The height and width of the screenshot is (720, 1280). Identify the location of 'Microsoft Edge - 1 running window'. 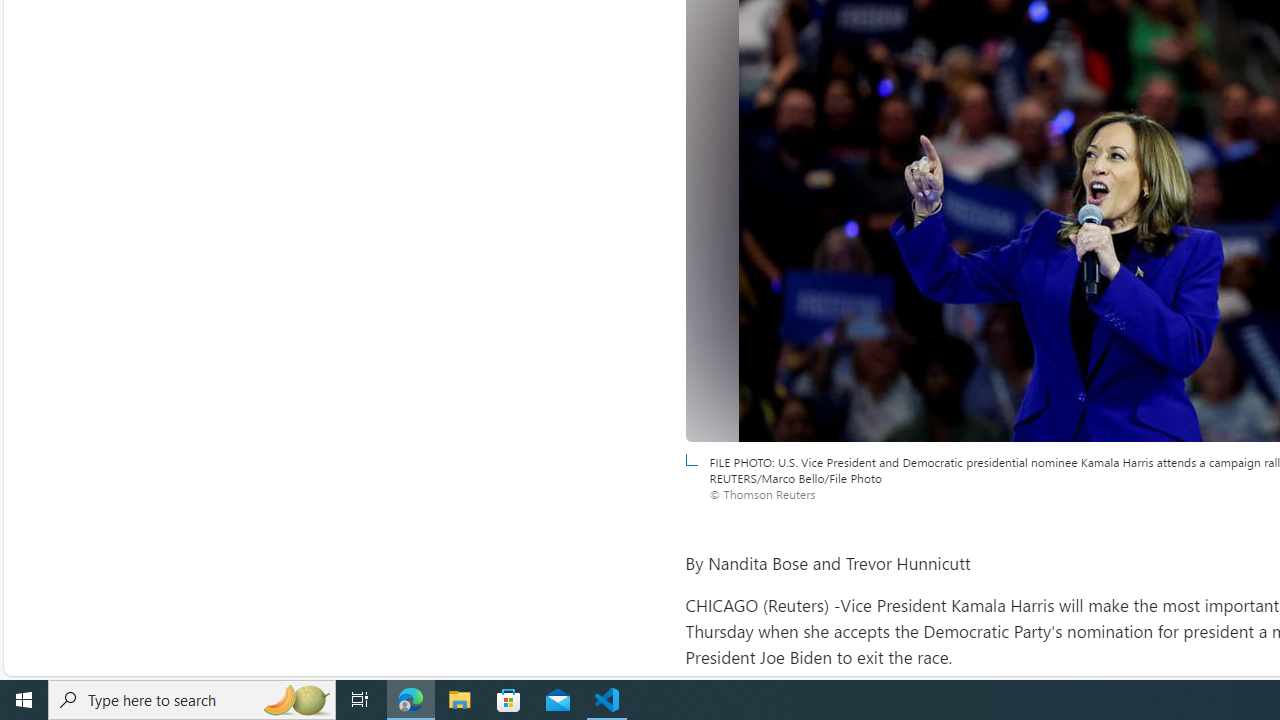
(410, 698).